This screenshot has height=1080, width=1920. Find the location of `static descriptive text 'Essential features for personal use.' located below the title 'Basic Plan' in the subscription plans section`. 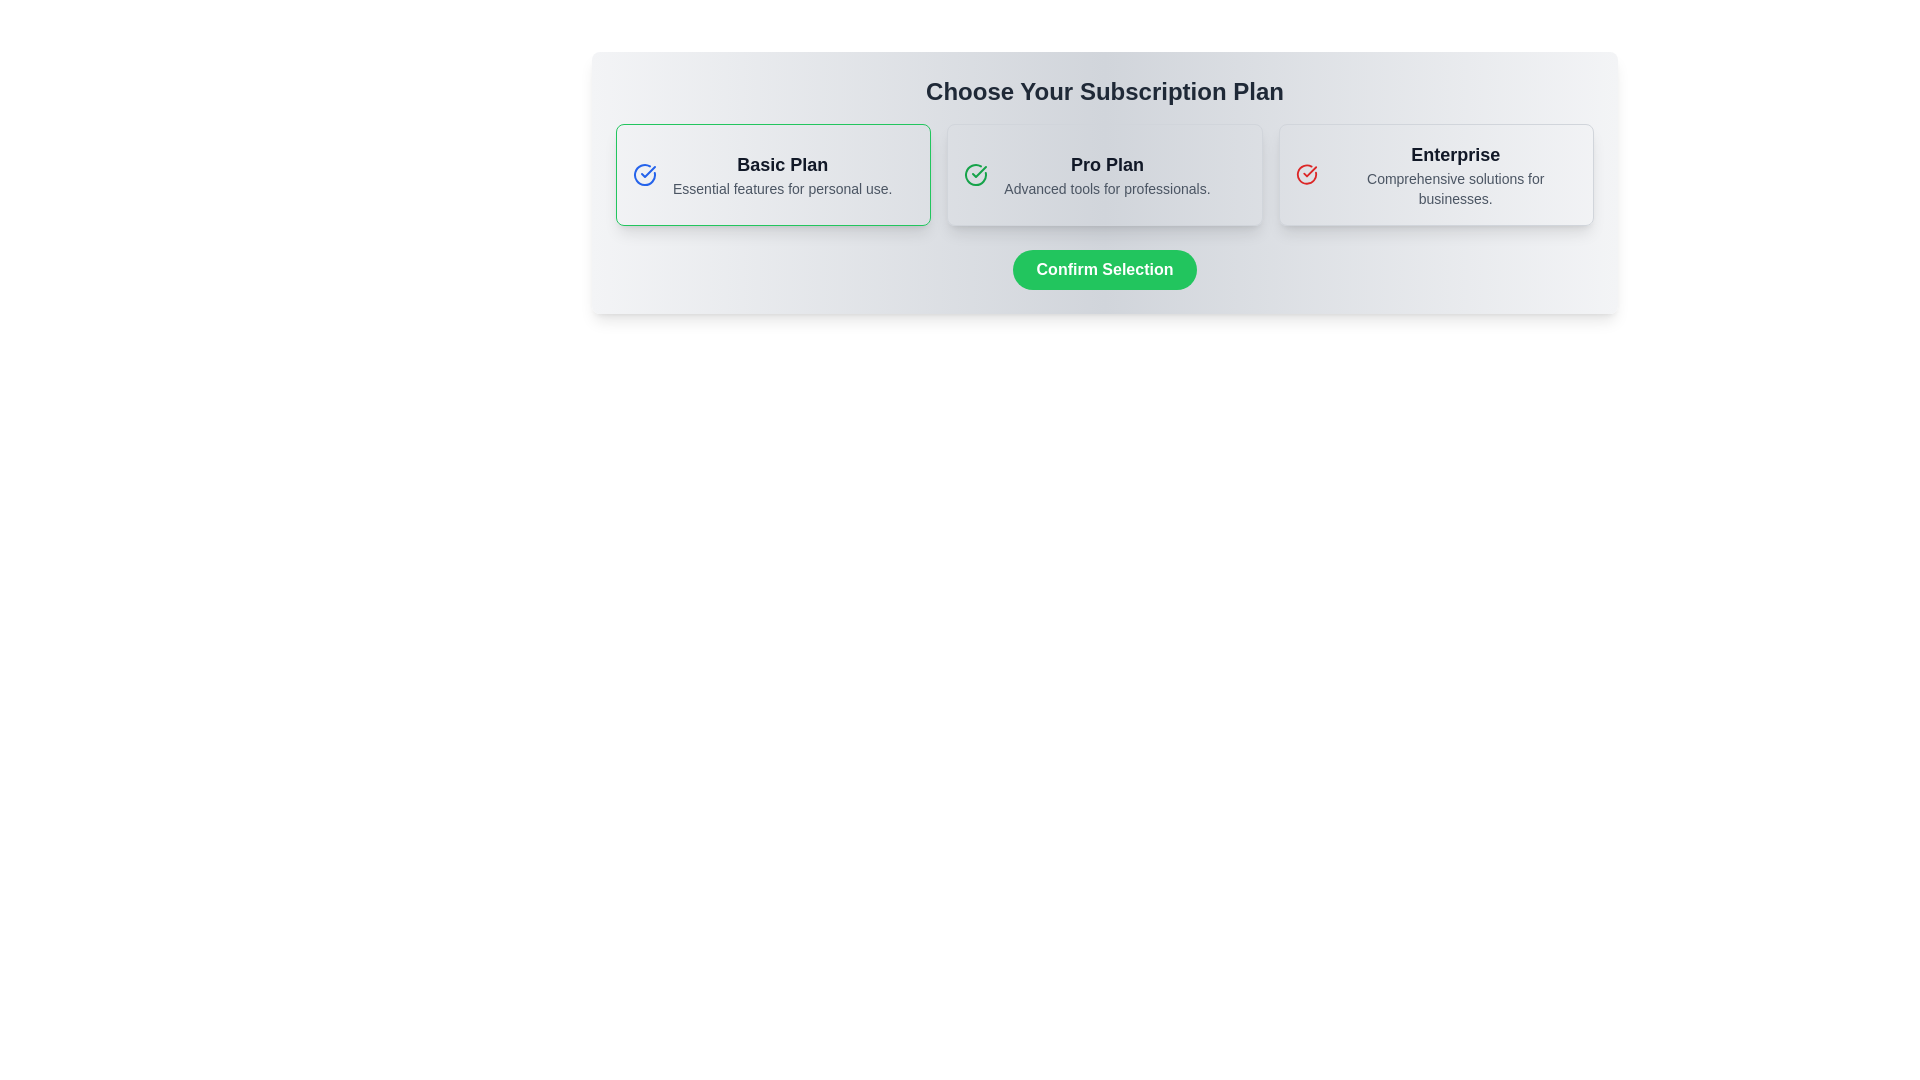

static descriptive text 'Essential features for personal use.' located below the title 'Basic Plan' in the subscription plans section is located at coordinates (781, 189).